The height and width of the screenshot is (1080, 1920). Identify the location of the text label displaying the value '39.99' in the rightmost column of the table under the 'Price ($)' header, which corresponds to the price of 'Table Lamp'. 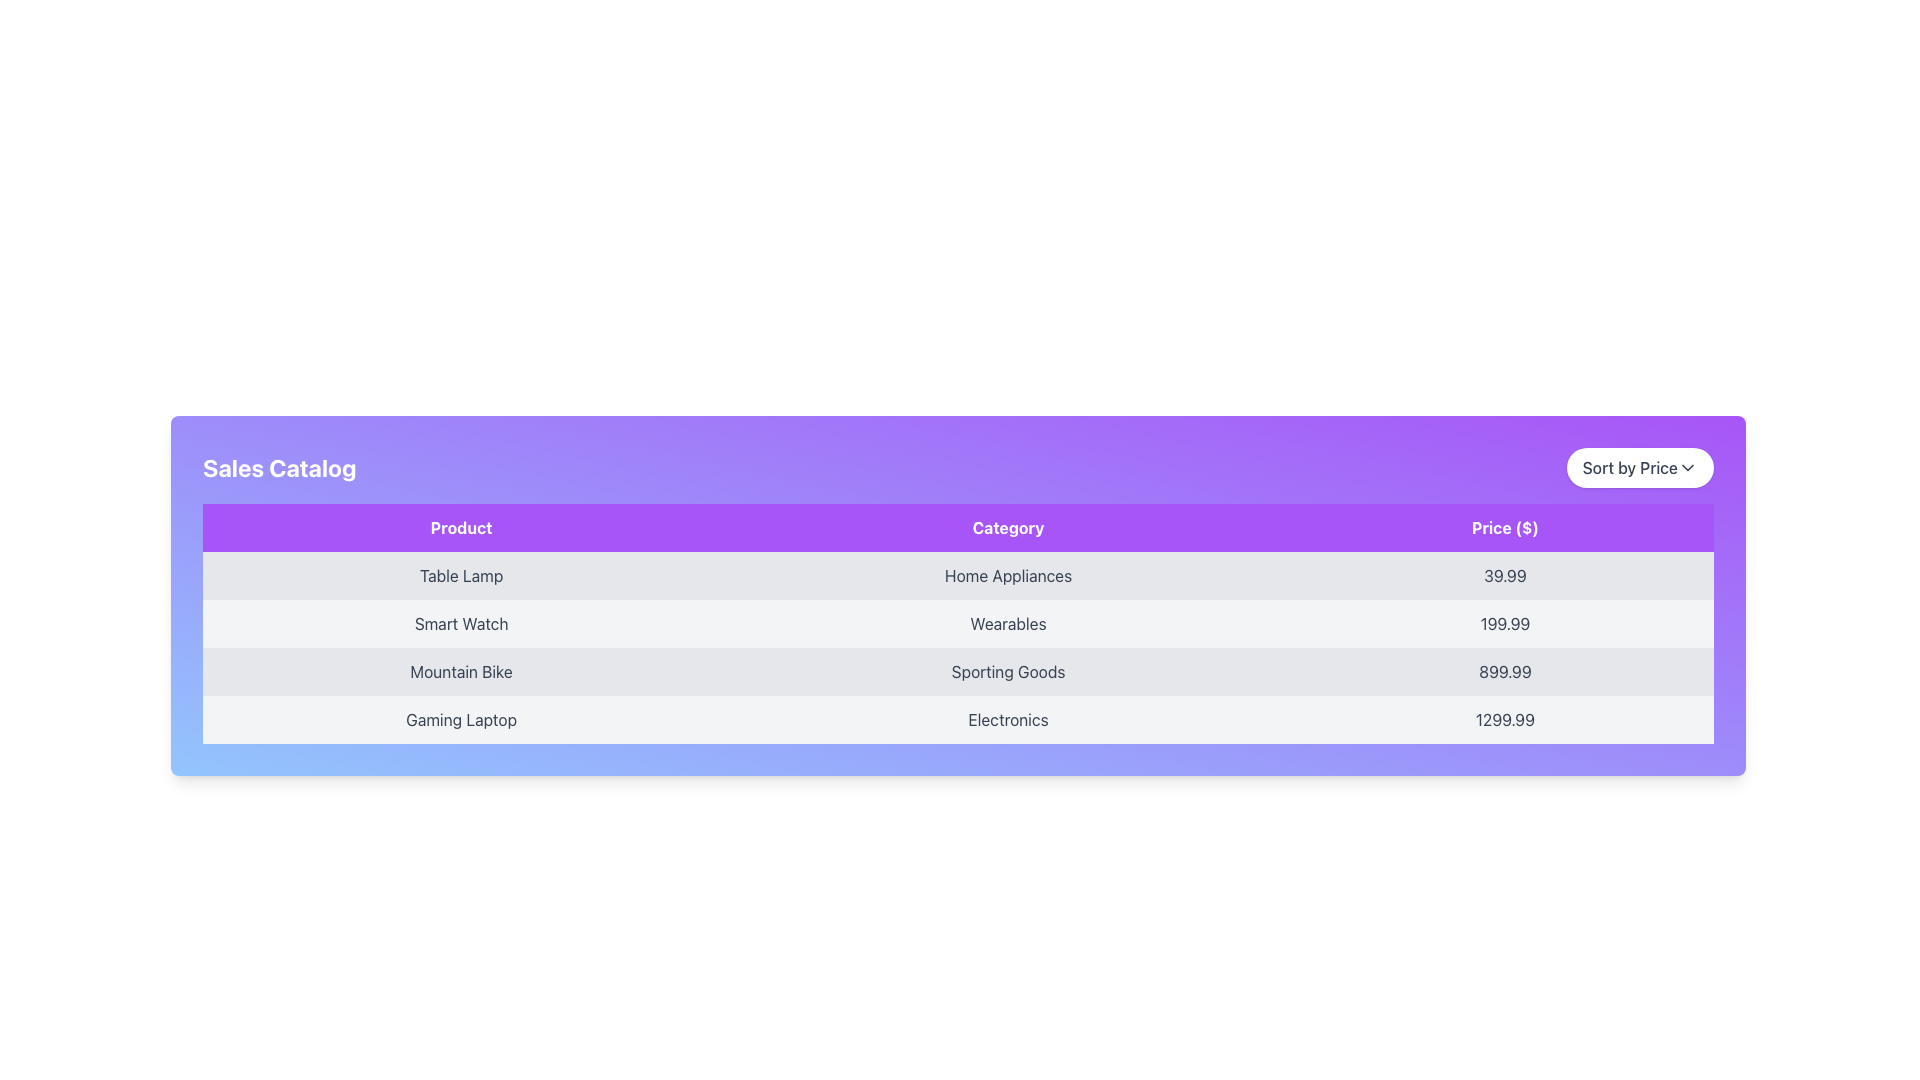
(1505, 575).